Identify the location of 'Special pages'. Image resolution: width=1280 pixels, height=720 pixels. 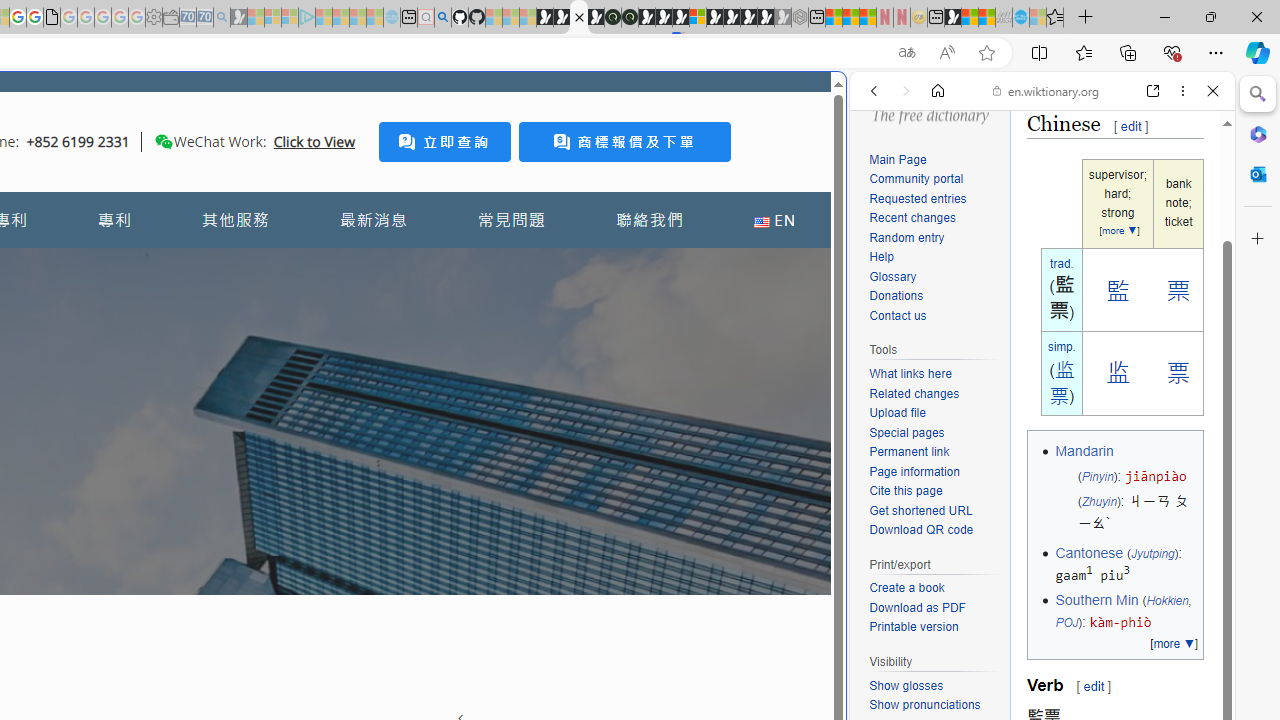
(934, 432).